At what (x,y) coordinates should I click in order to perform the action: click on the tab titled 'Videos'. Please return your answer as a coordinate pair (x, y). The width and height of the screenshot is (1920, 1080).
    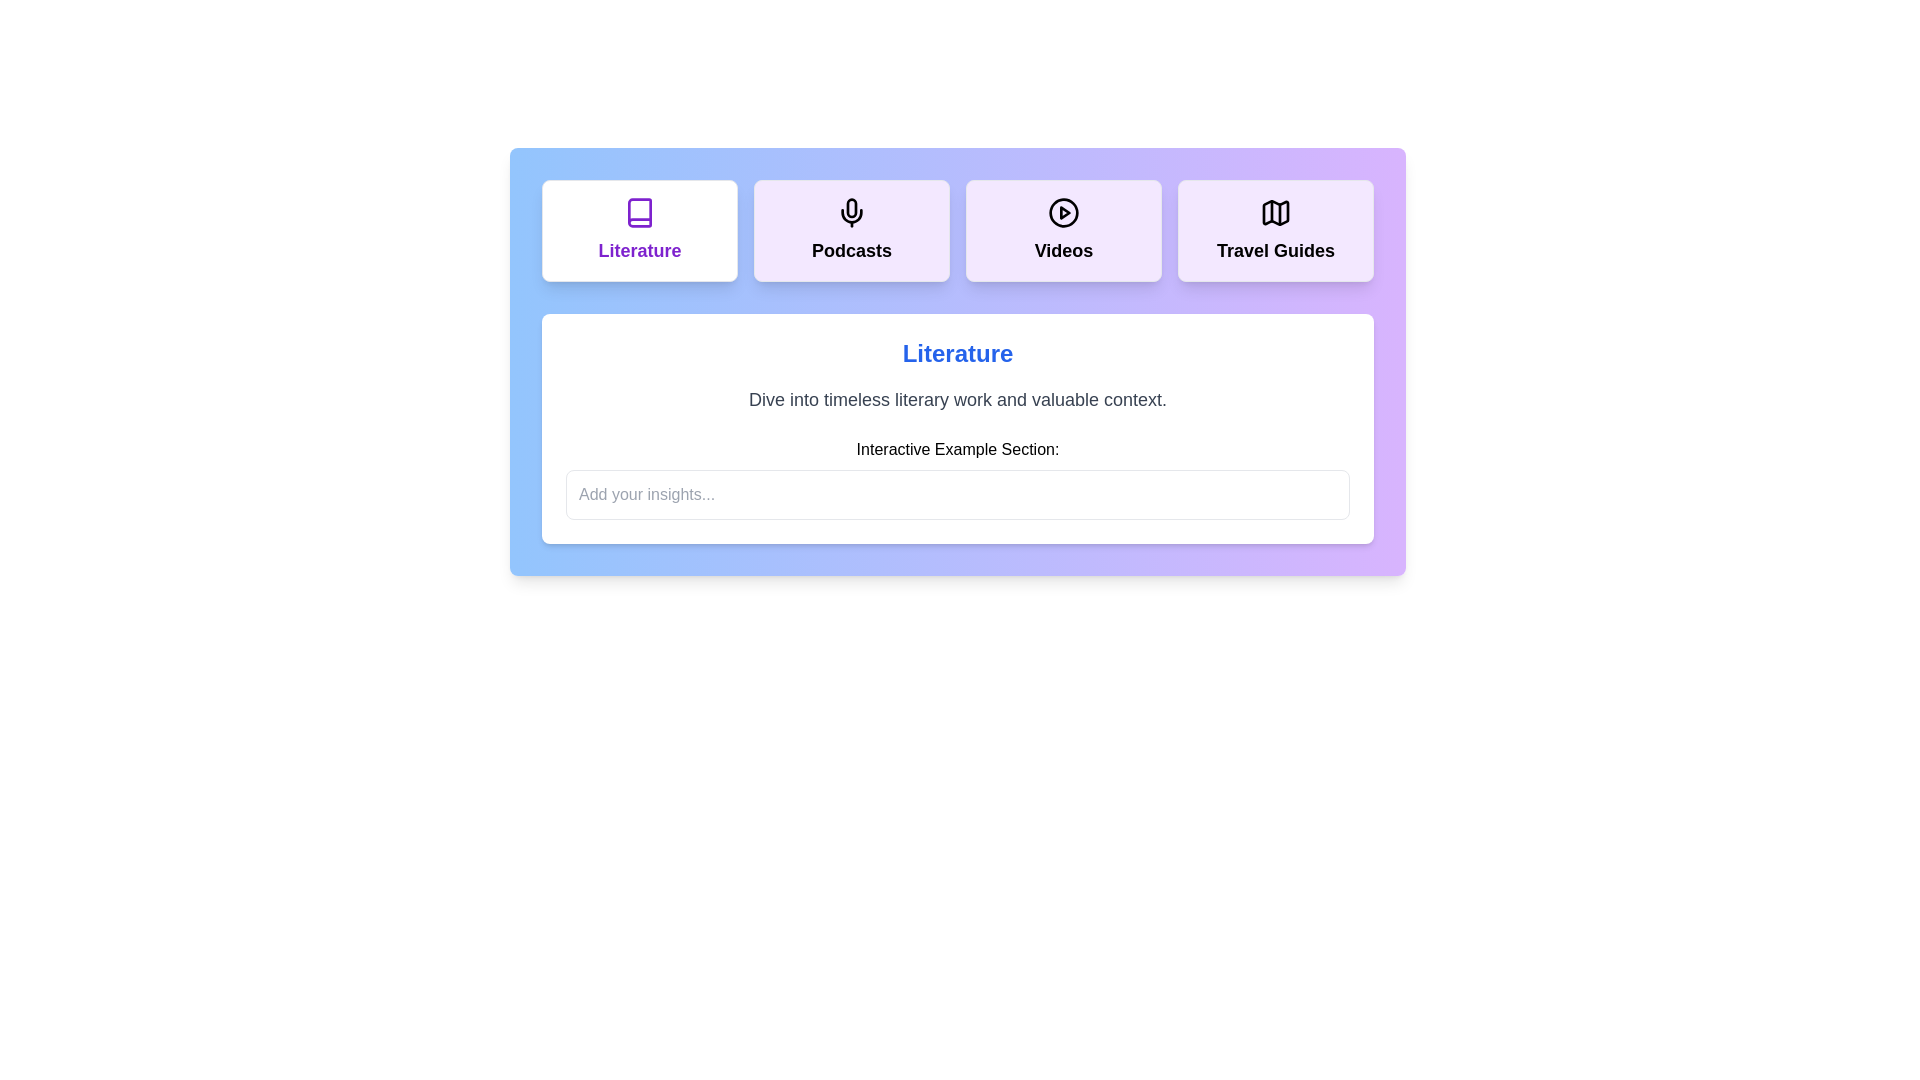
    Looking at the image, I should click on (1063, 230).